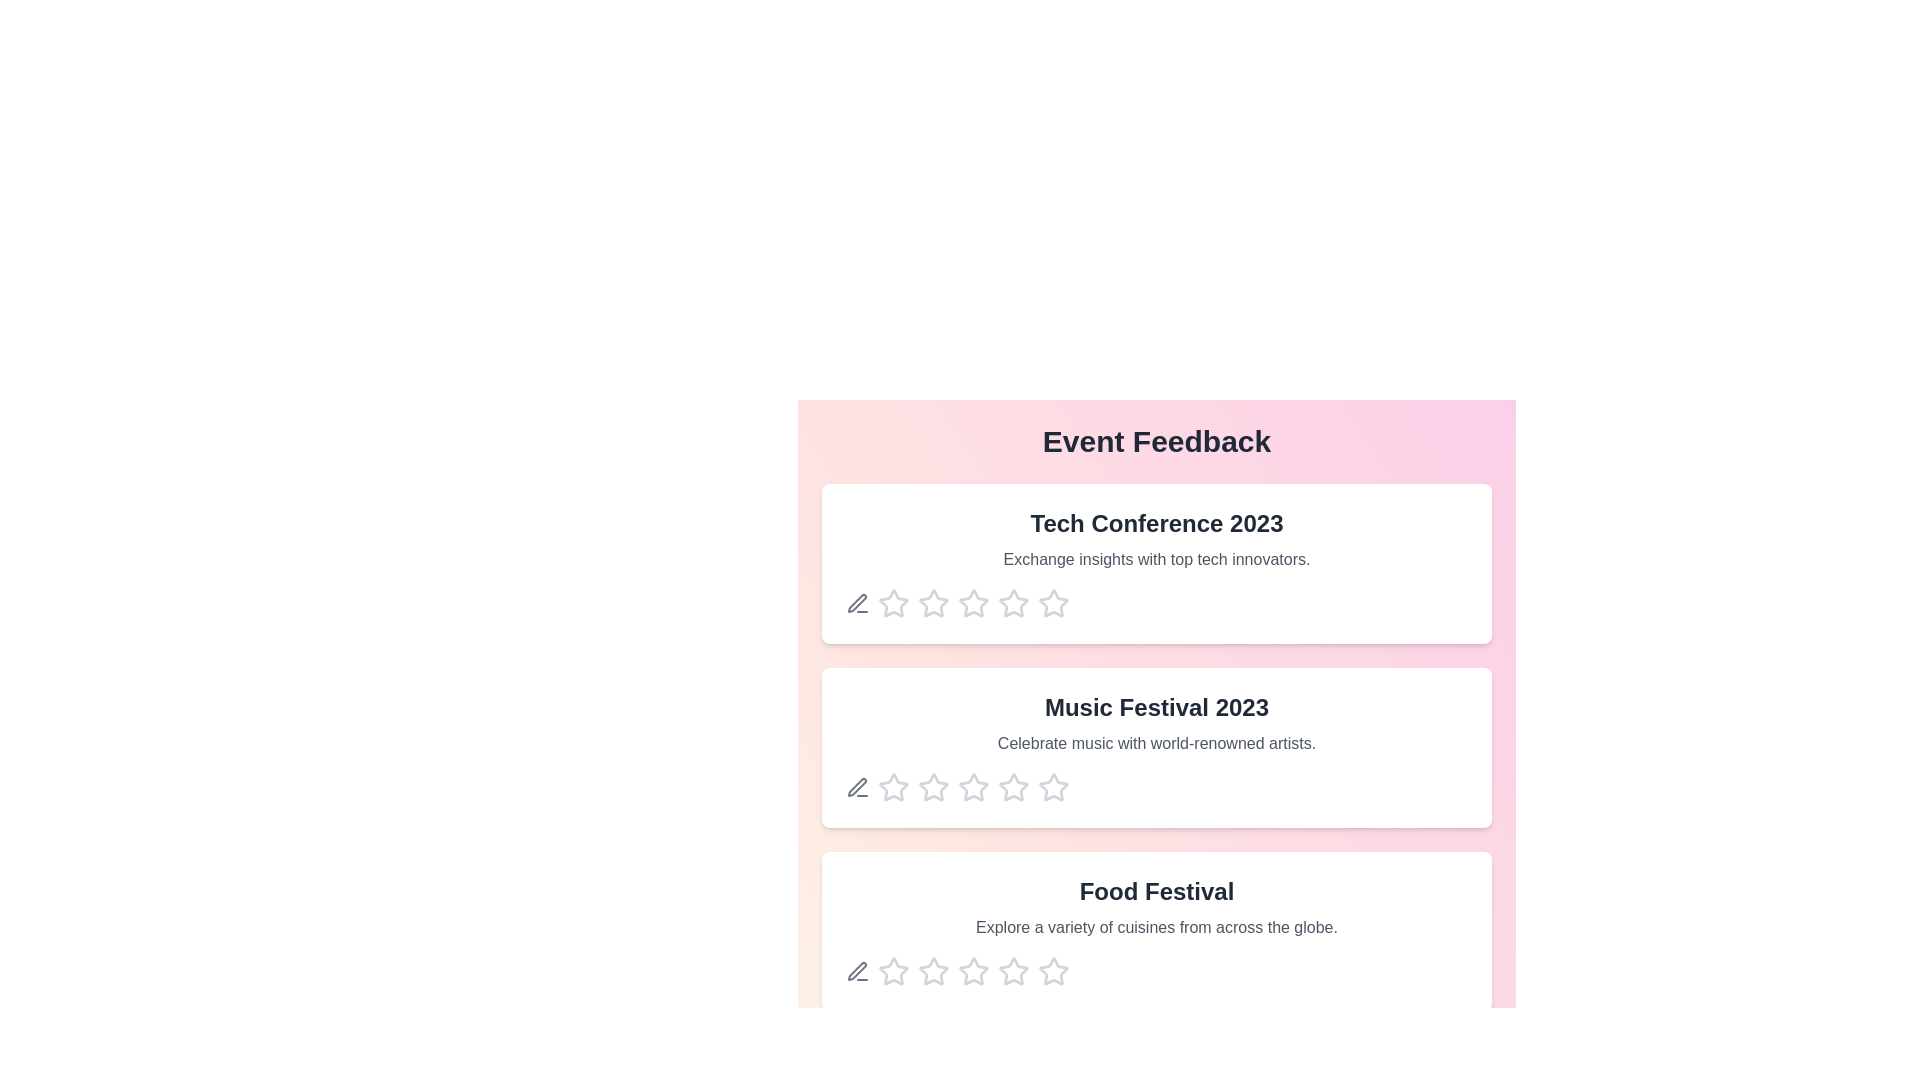 This screenshot has width=1920, height=1080. Describe the element at coordinates (1156, 563) in the screenshot. I see `the event card for Tech Conference 2023` at that location.